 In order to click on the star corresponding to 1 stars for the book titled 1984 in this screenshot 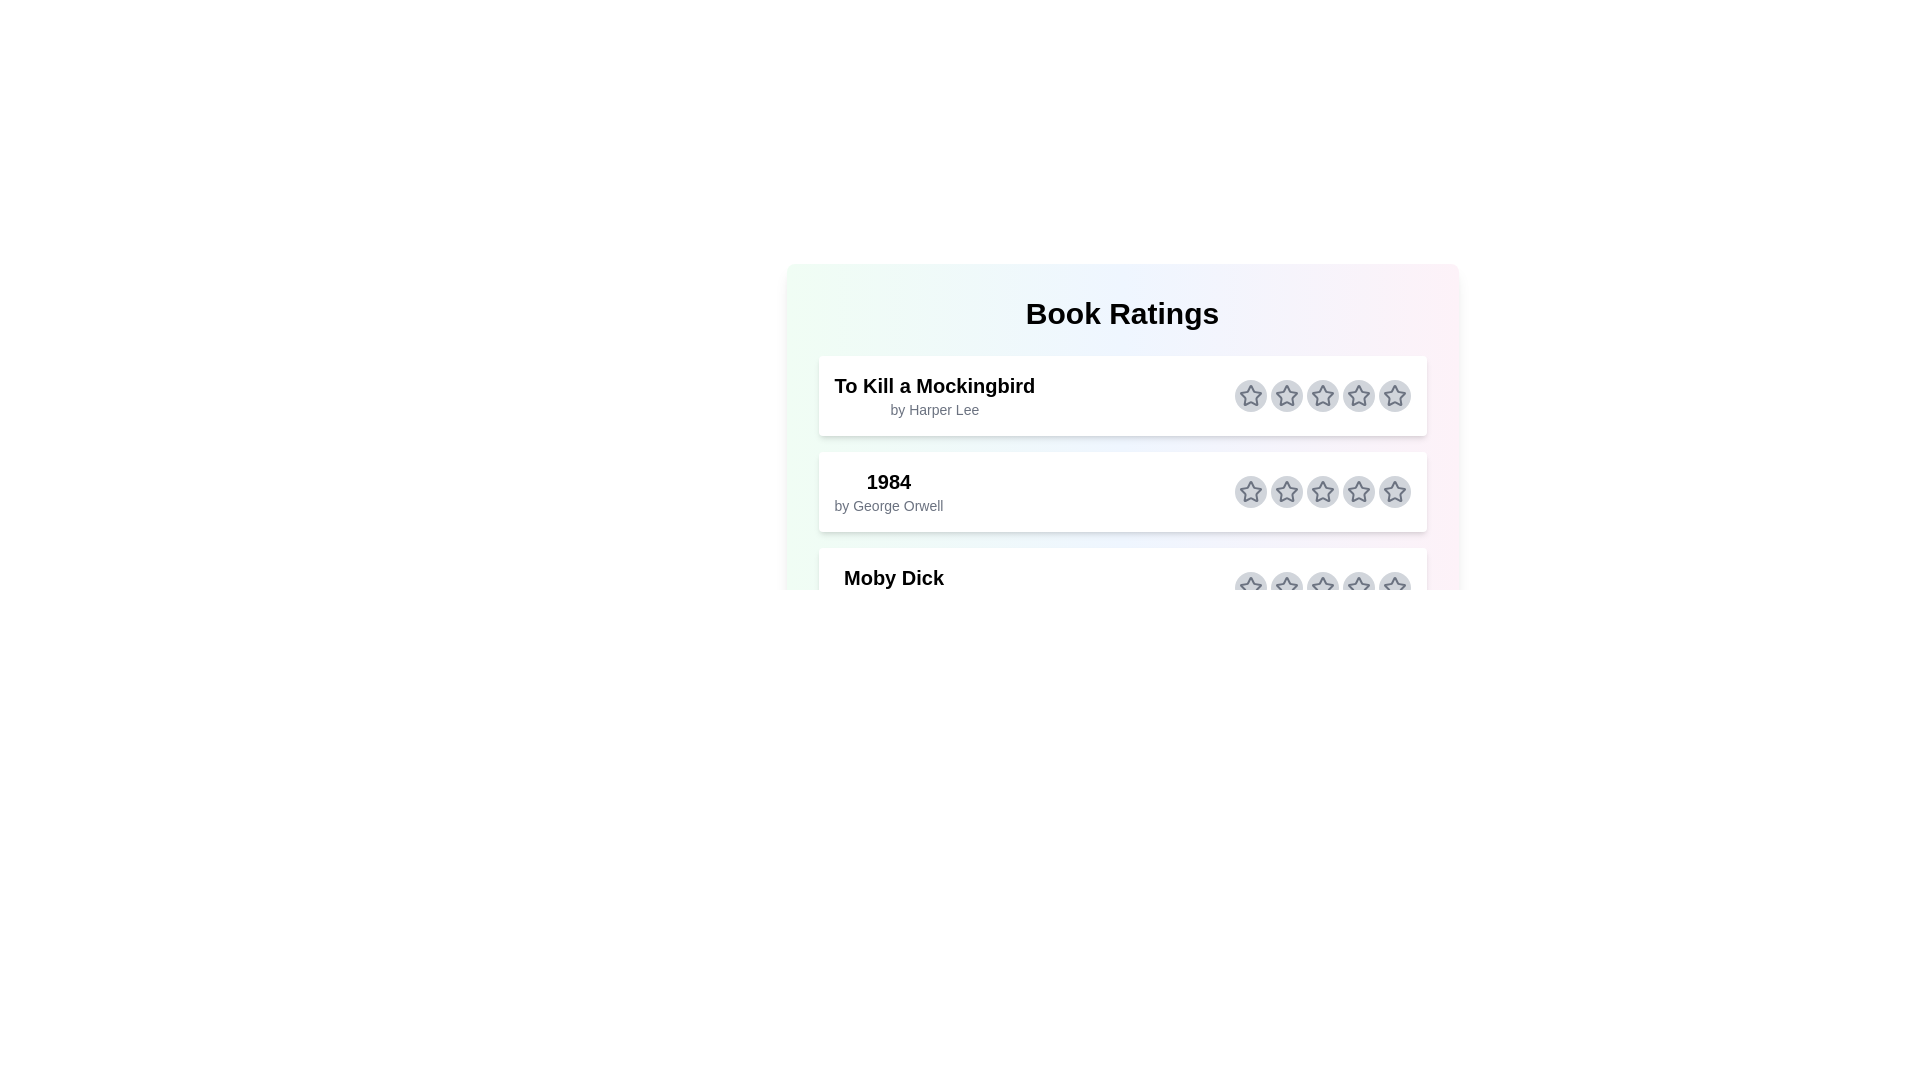, I will do `click(1249, 492)`.